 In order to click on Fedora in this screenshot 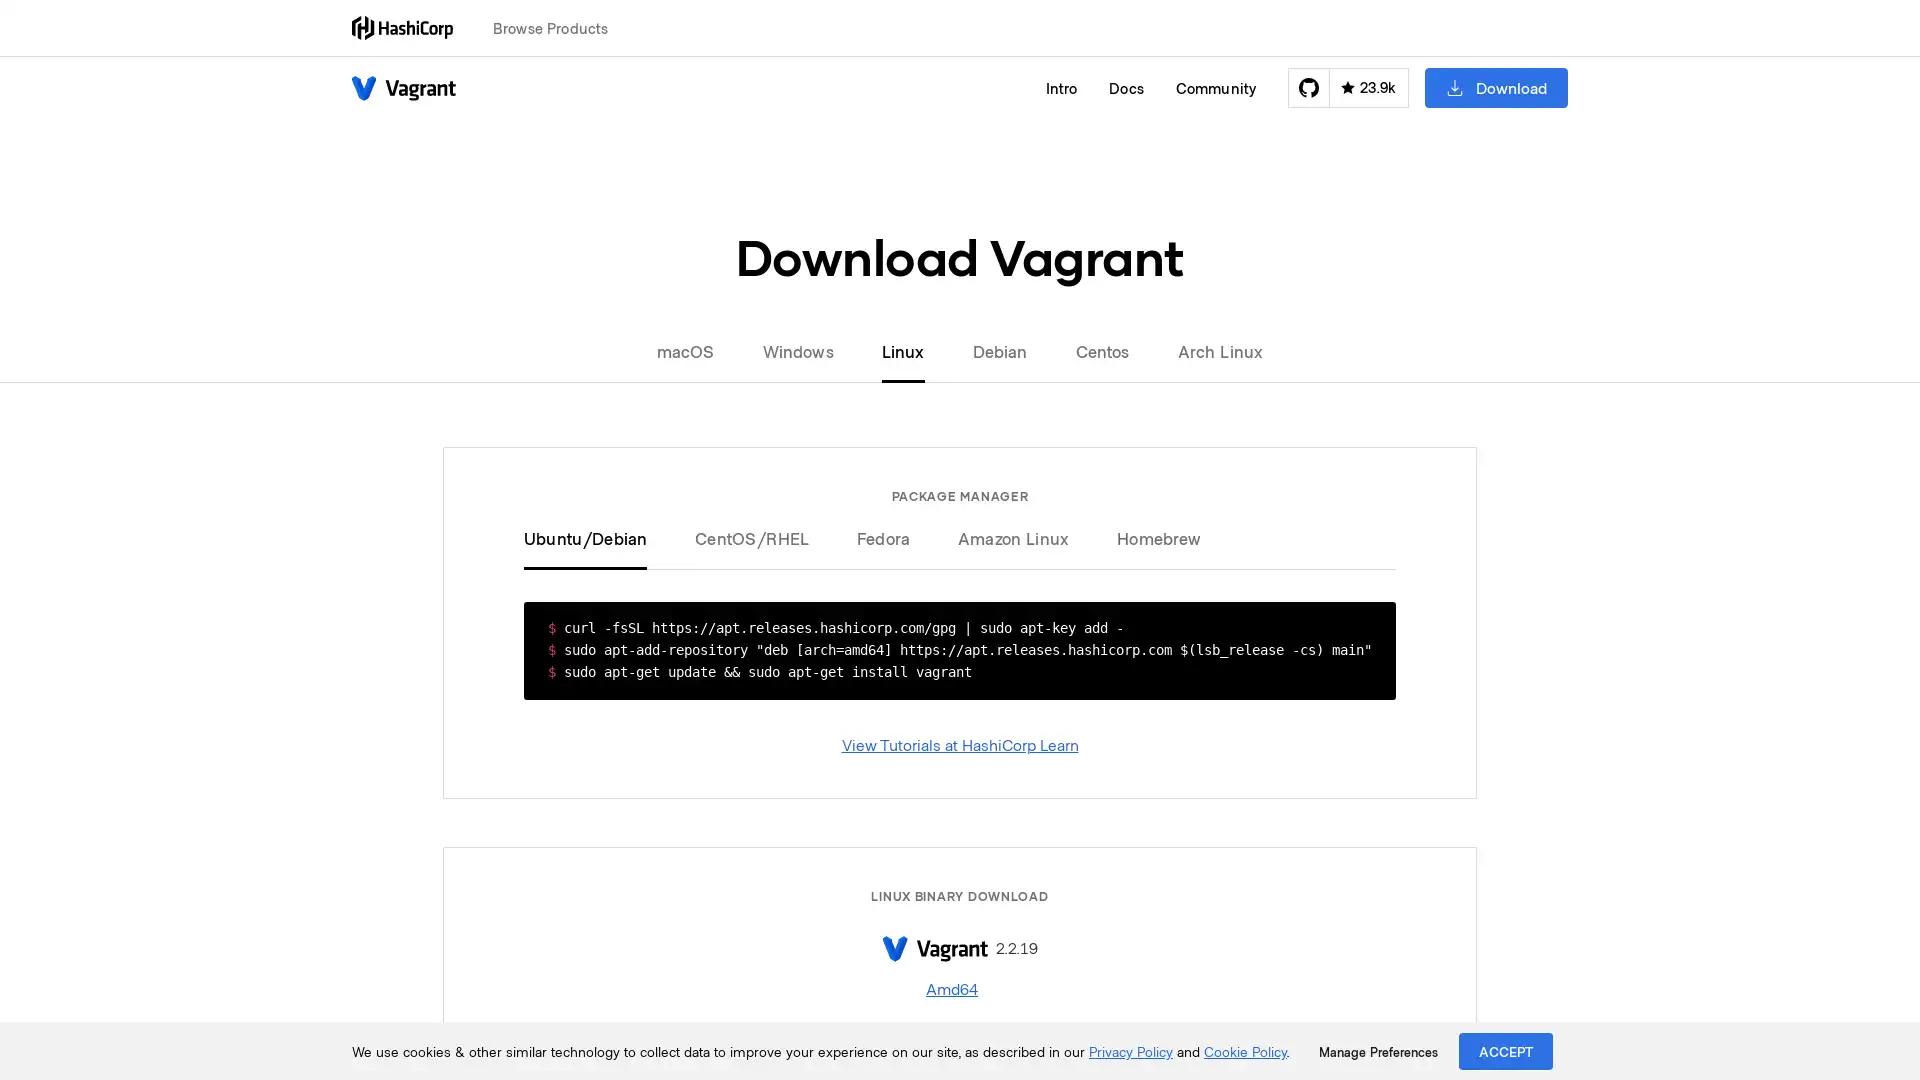, I will do `click(882, 536)`.